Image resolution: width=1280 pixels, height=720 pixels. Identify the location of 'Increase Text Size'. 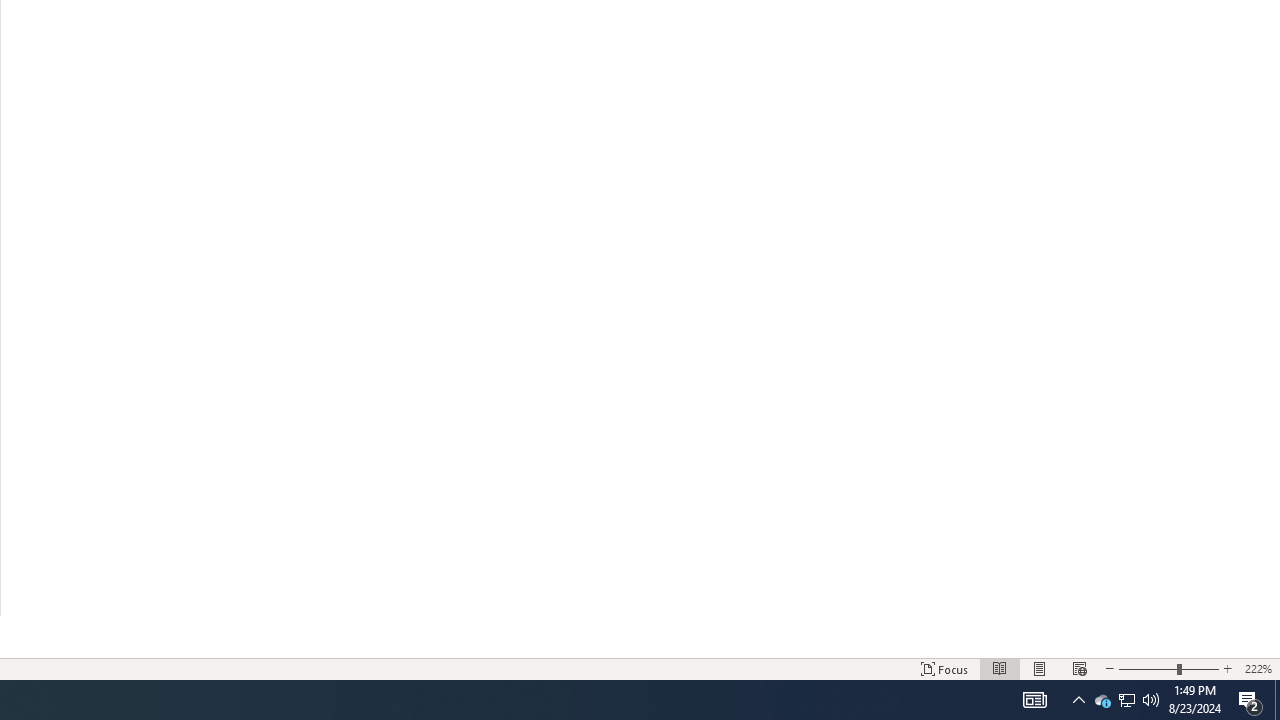
(1226, 669).